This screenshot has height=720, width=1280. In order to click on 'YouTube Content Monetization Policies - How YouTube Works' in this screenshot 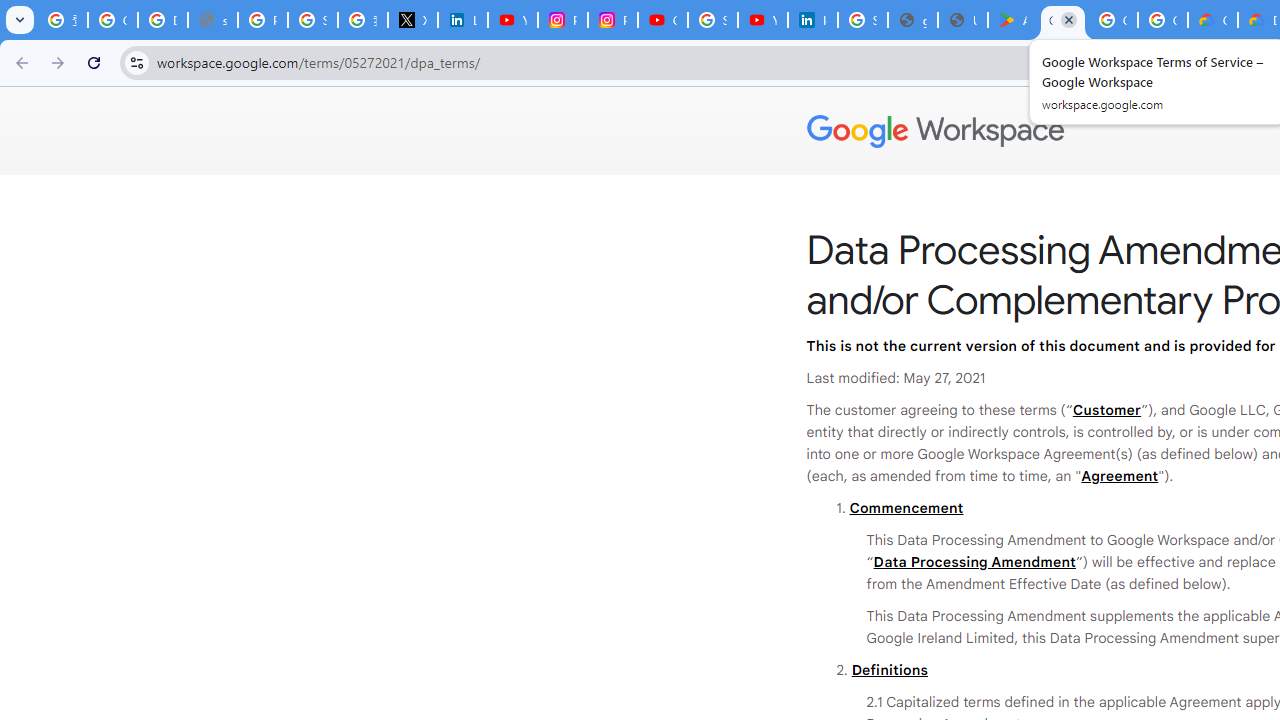, I will do `click(512, 20)`.